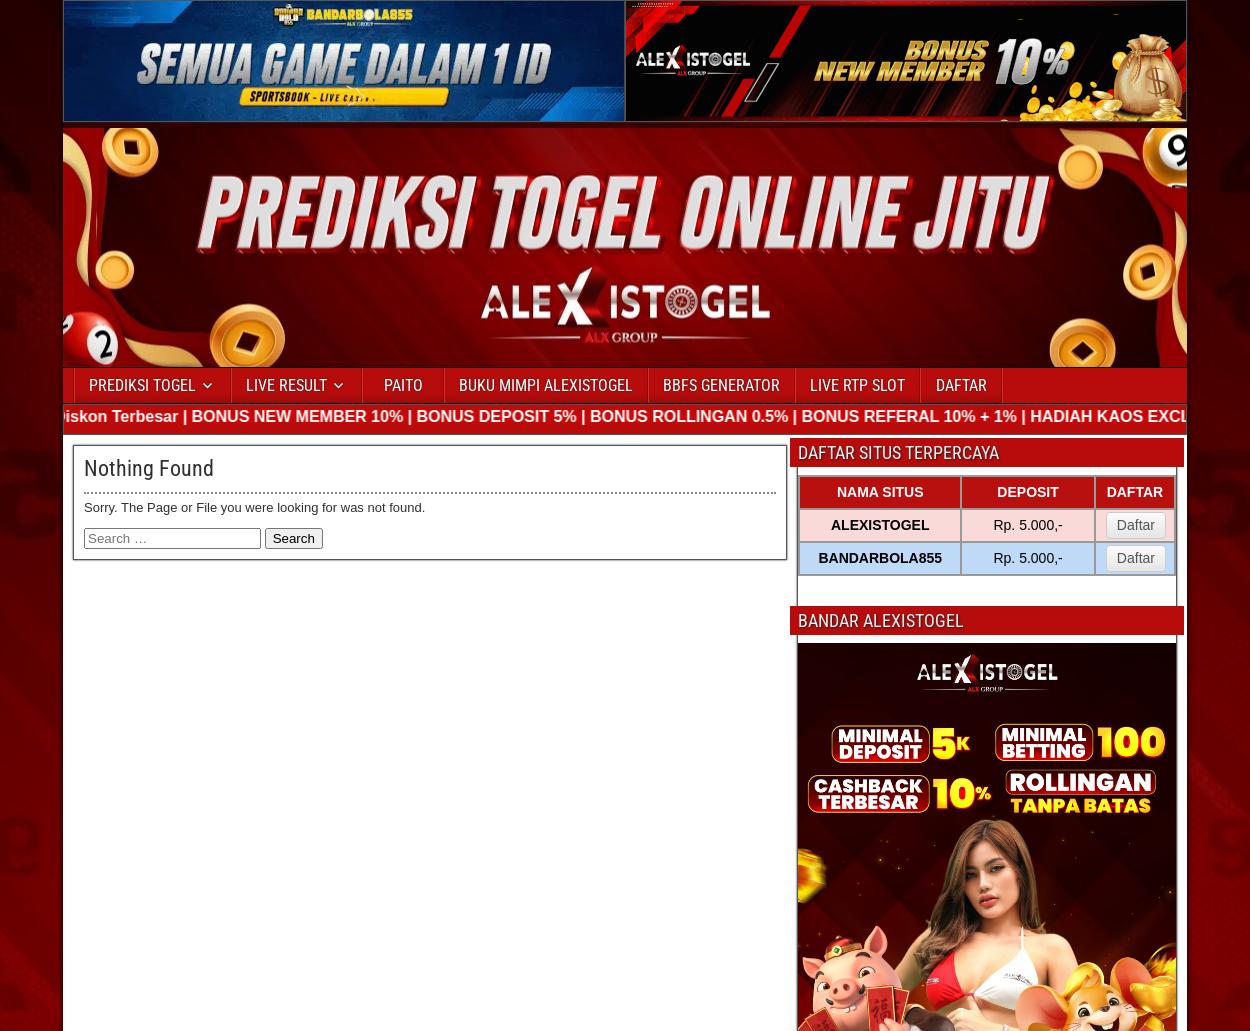 Image resolution: width=1250 pixels, height=1031 pixels. Describe the element at coordinates (856, 383) in the screenshot. I see `'LIVE RTP SLOT'` at that location.